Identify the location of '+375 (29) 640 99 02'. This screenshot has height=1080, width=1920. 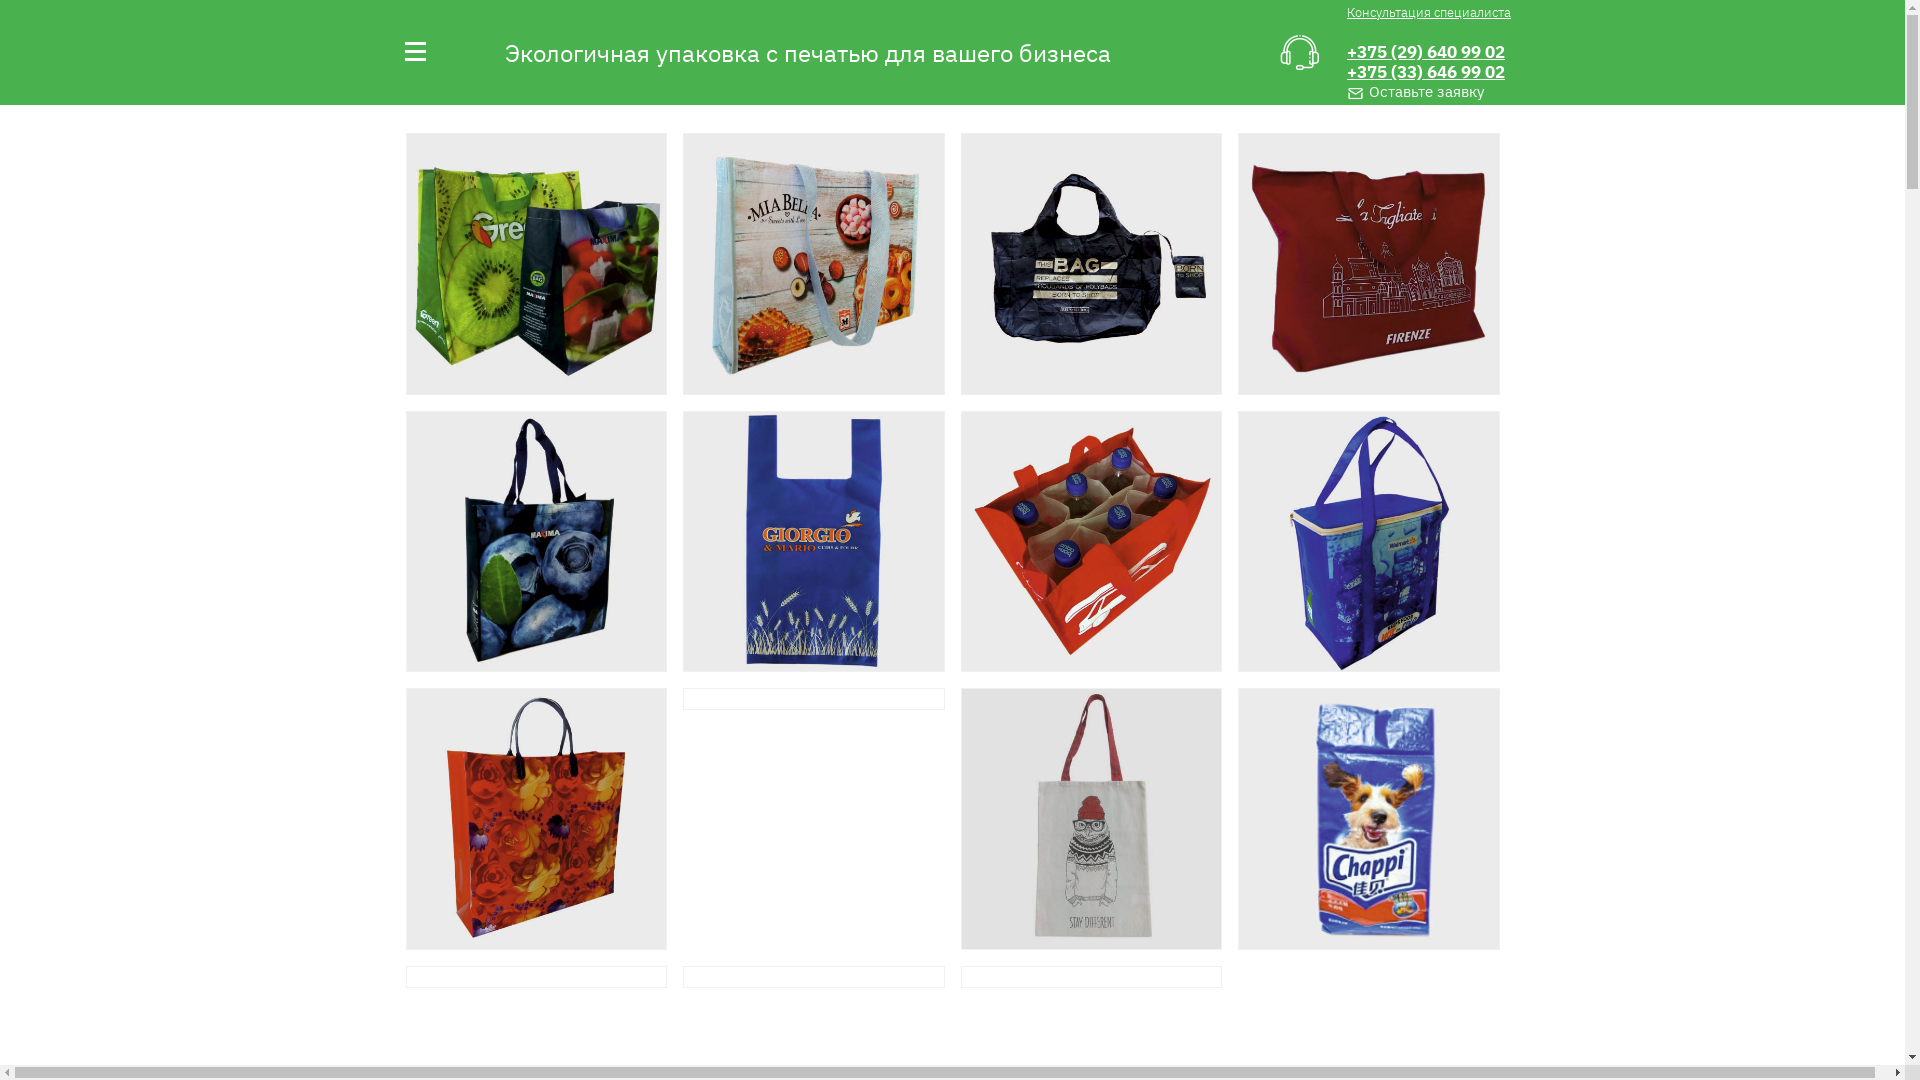
(1424, 50).